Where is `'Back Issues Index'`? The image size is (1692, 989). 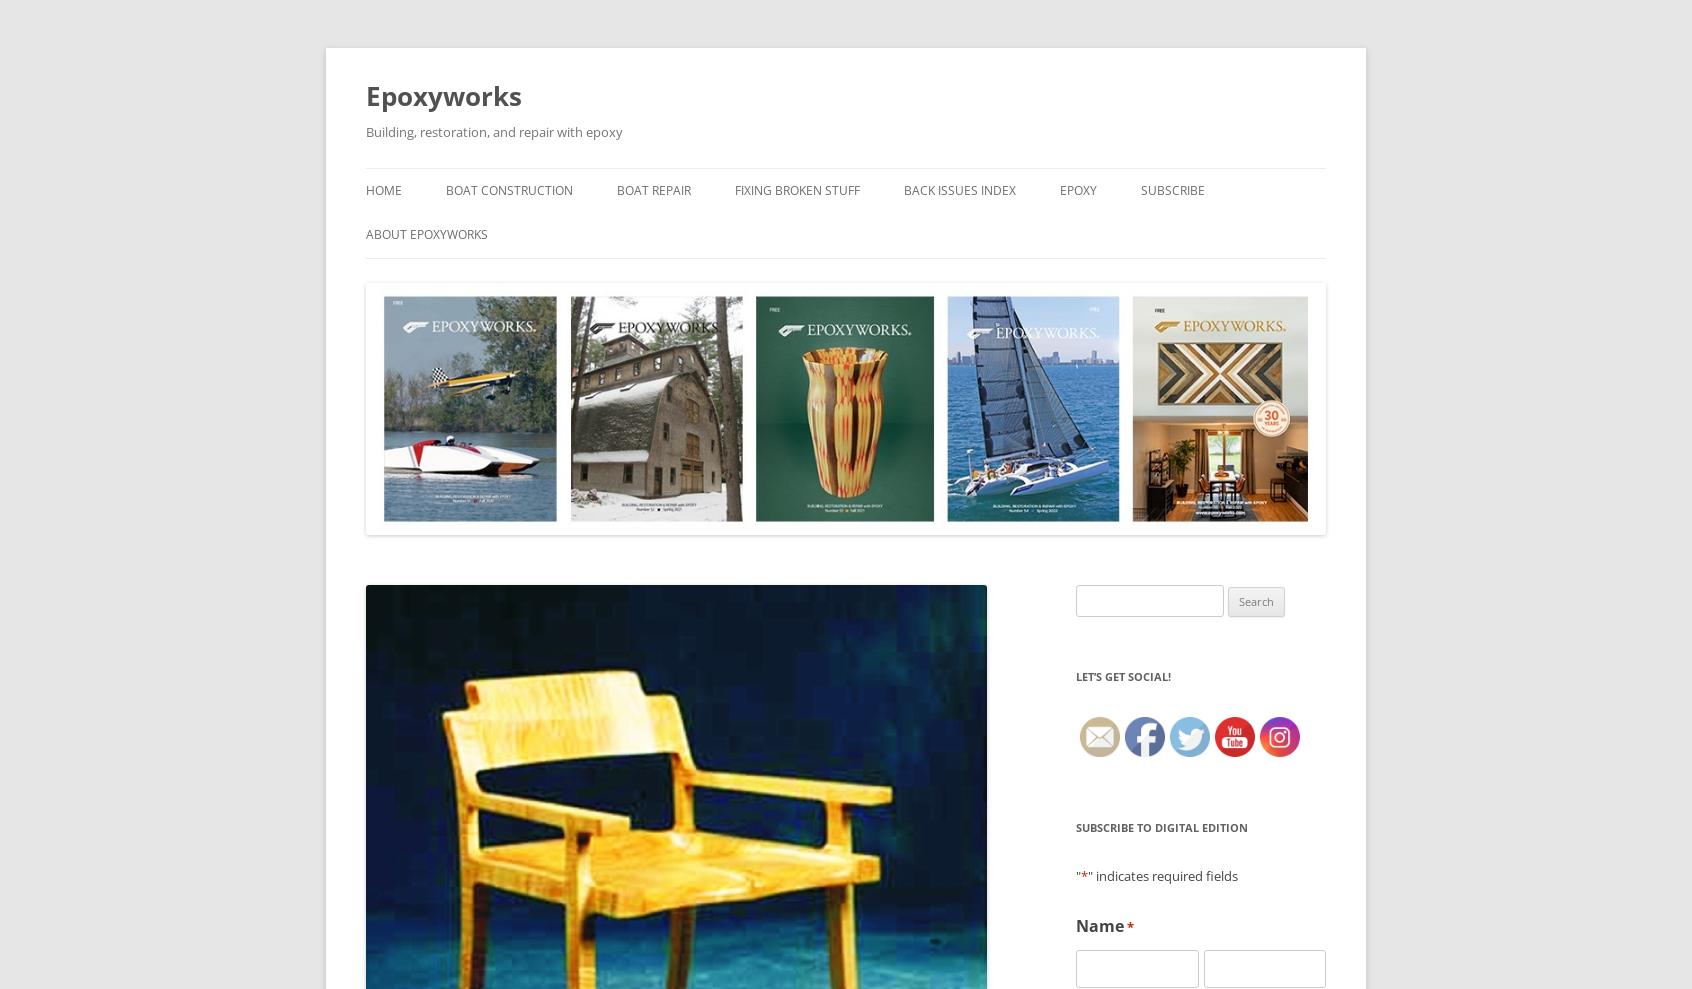
'Back Issues Index' is located at coordinates (903, 190).